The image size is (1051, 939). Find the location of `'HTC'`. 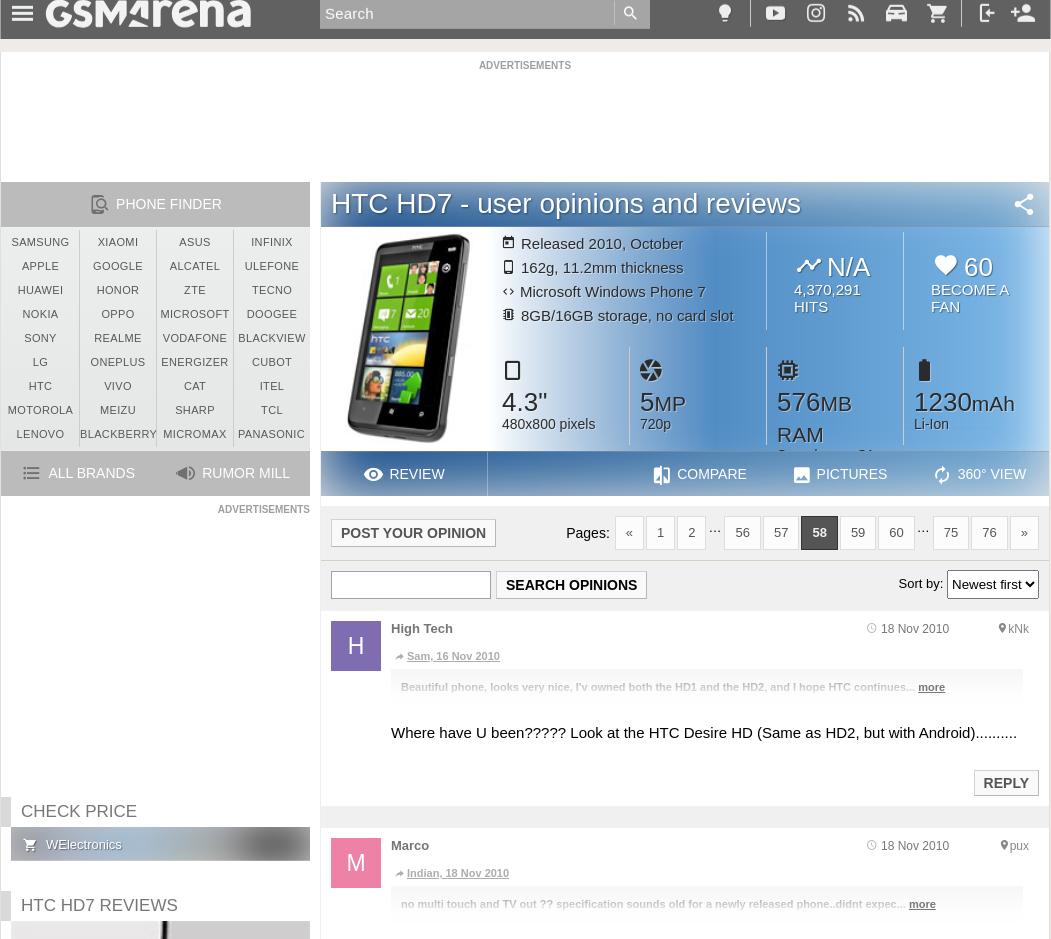

'HTC' is located at coordinates (40, 386).